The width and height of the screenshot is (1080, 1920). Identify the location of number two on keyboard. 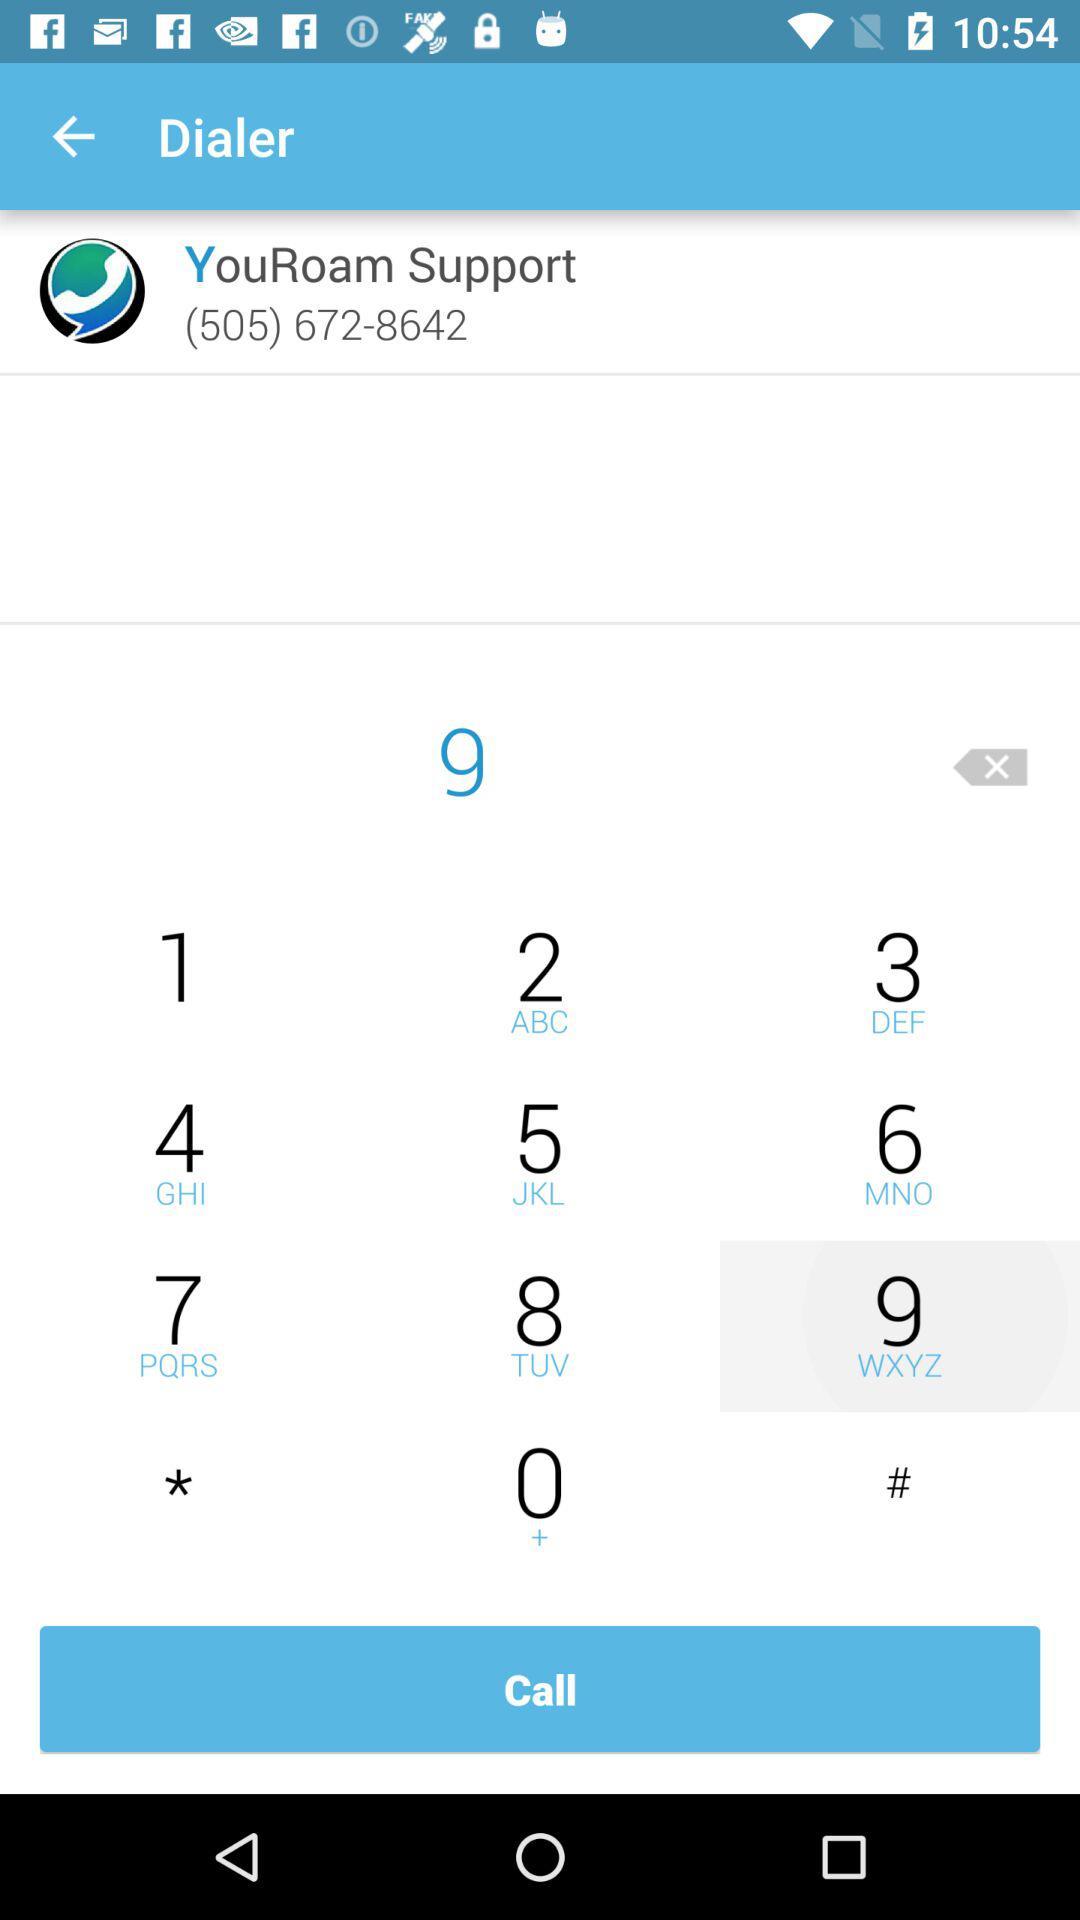
(540, 982).